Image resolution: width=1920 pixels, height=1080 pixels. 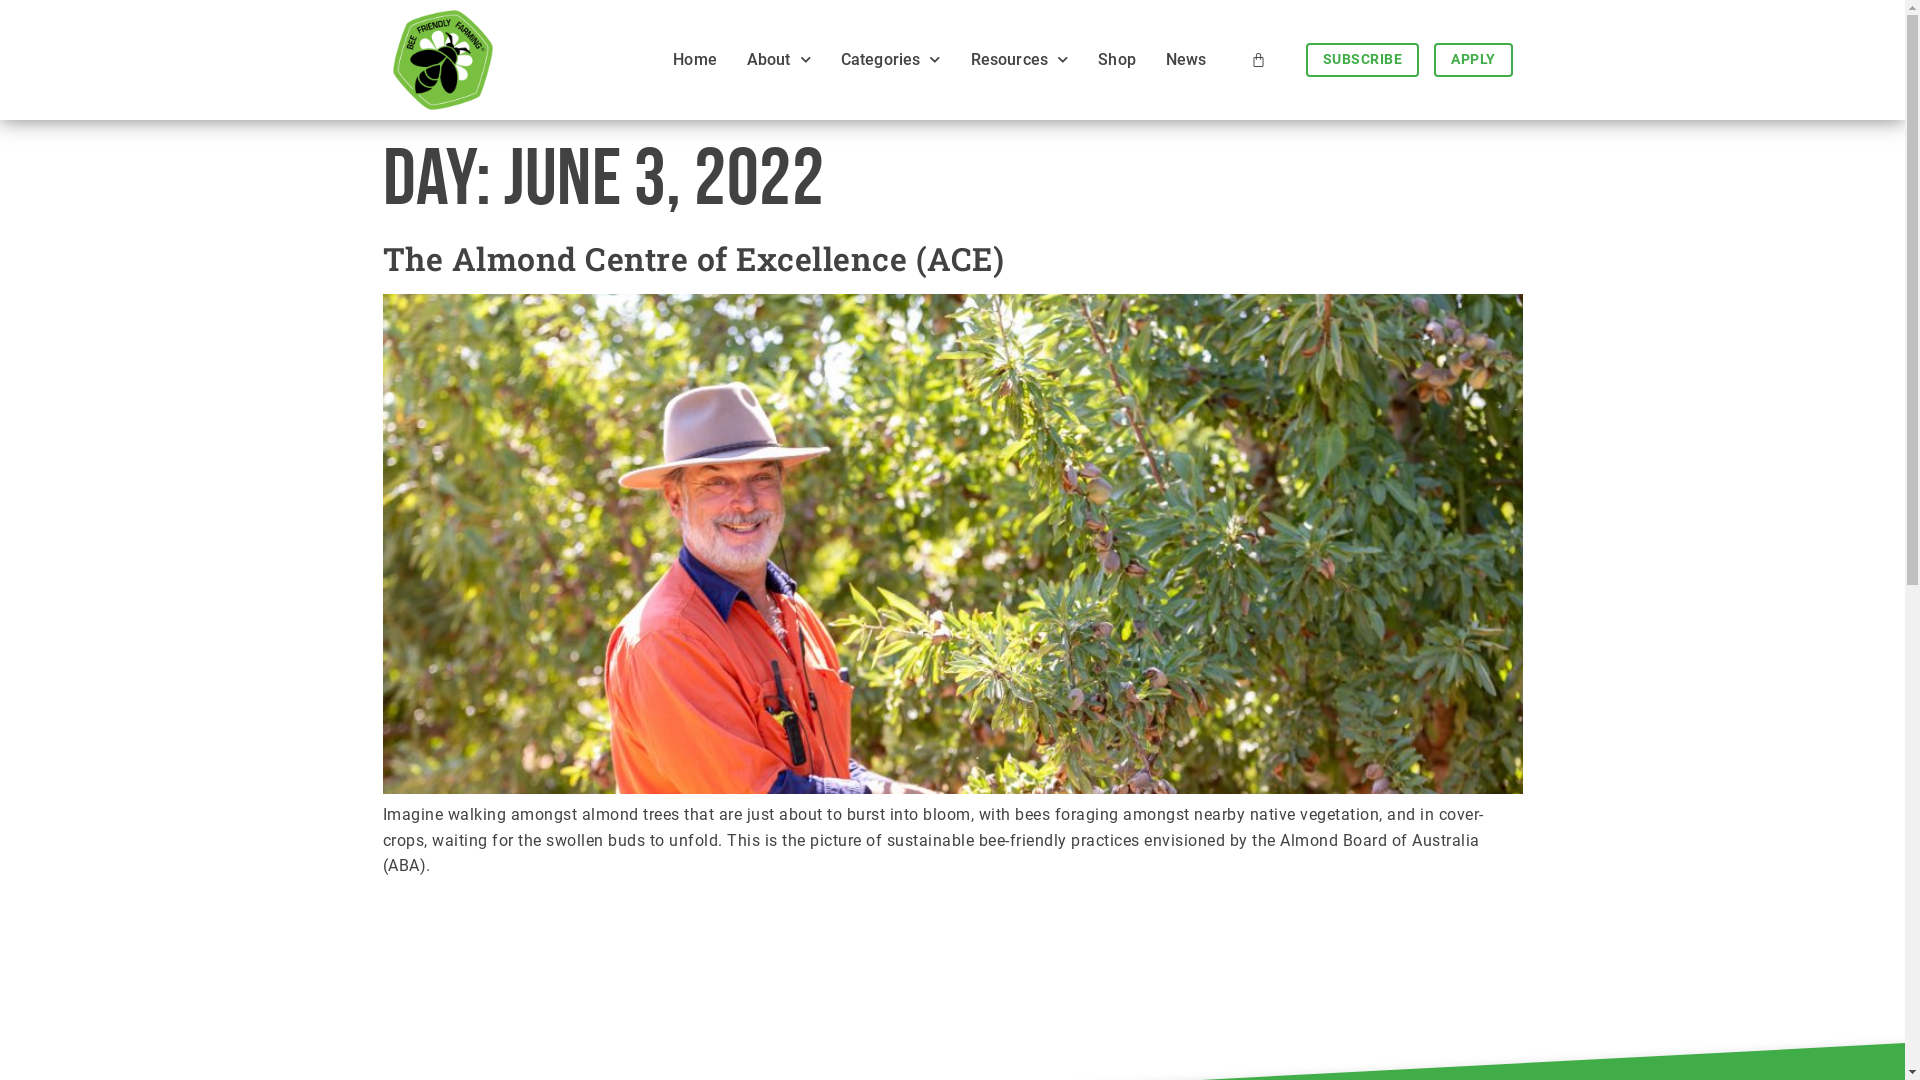 What do you see at coordinates (1116, 59) in the screenshot?
I see `'Shop'` at bounding box center [1116, 59].